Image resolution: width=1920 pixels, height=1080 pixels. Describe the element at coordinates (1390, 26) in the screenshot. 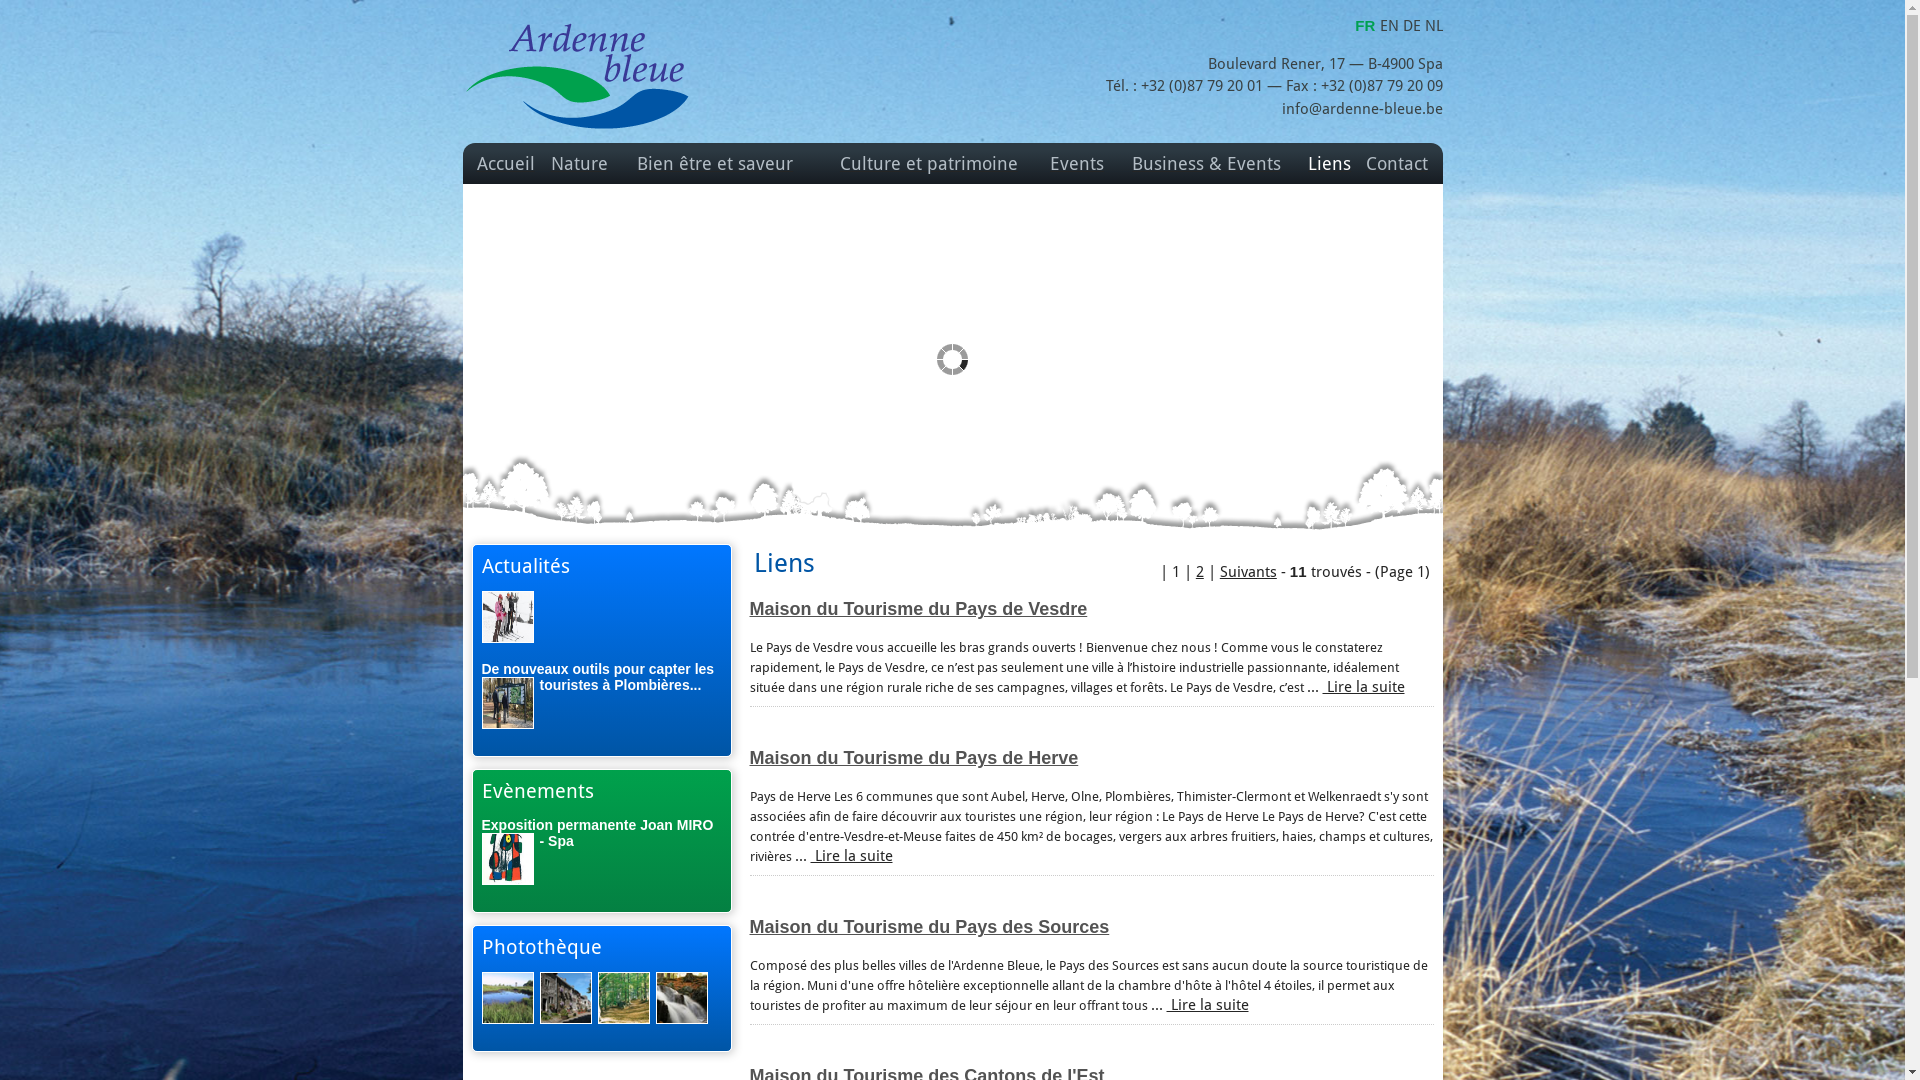

I see `'EN'` at that location.